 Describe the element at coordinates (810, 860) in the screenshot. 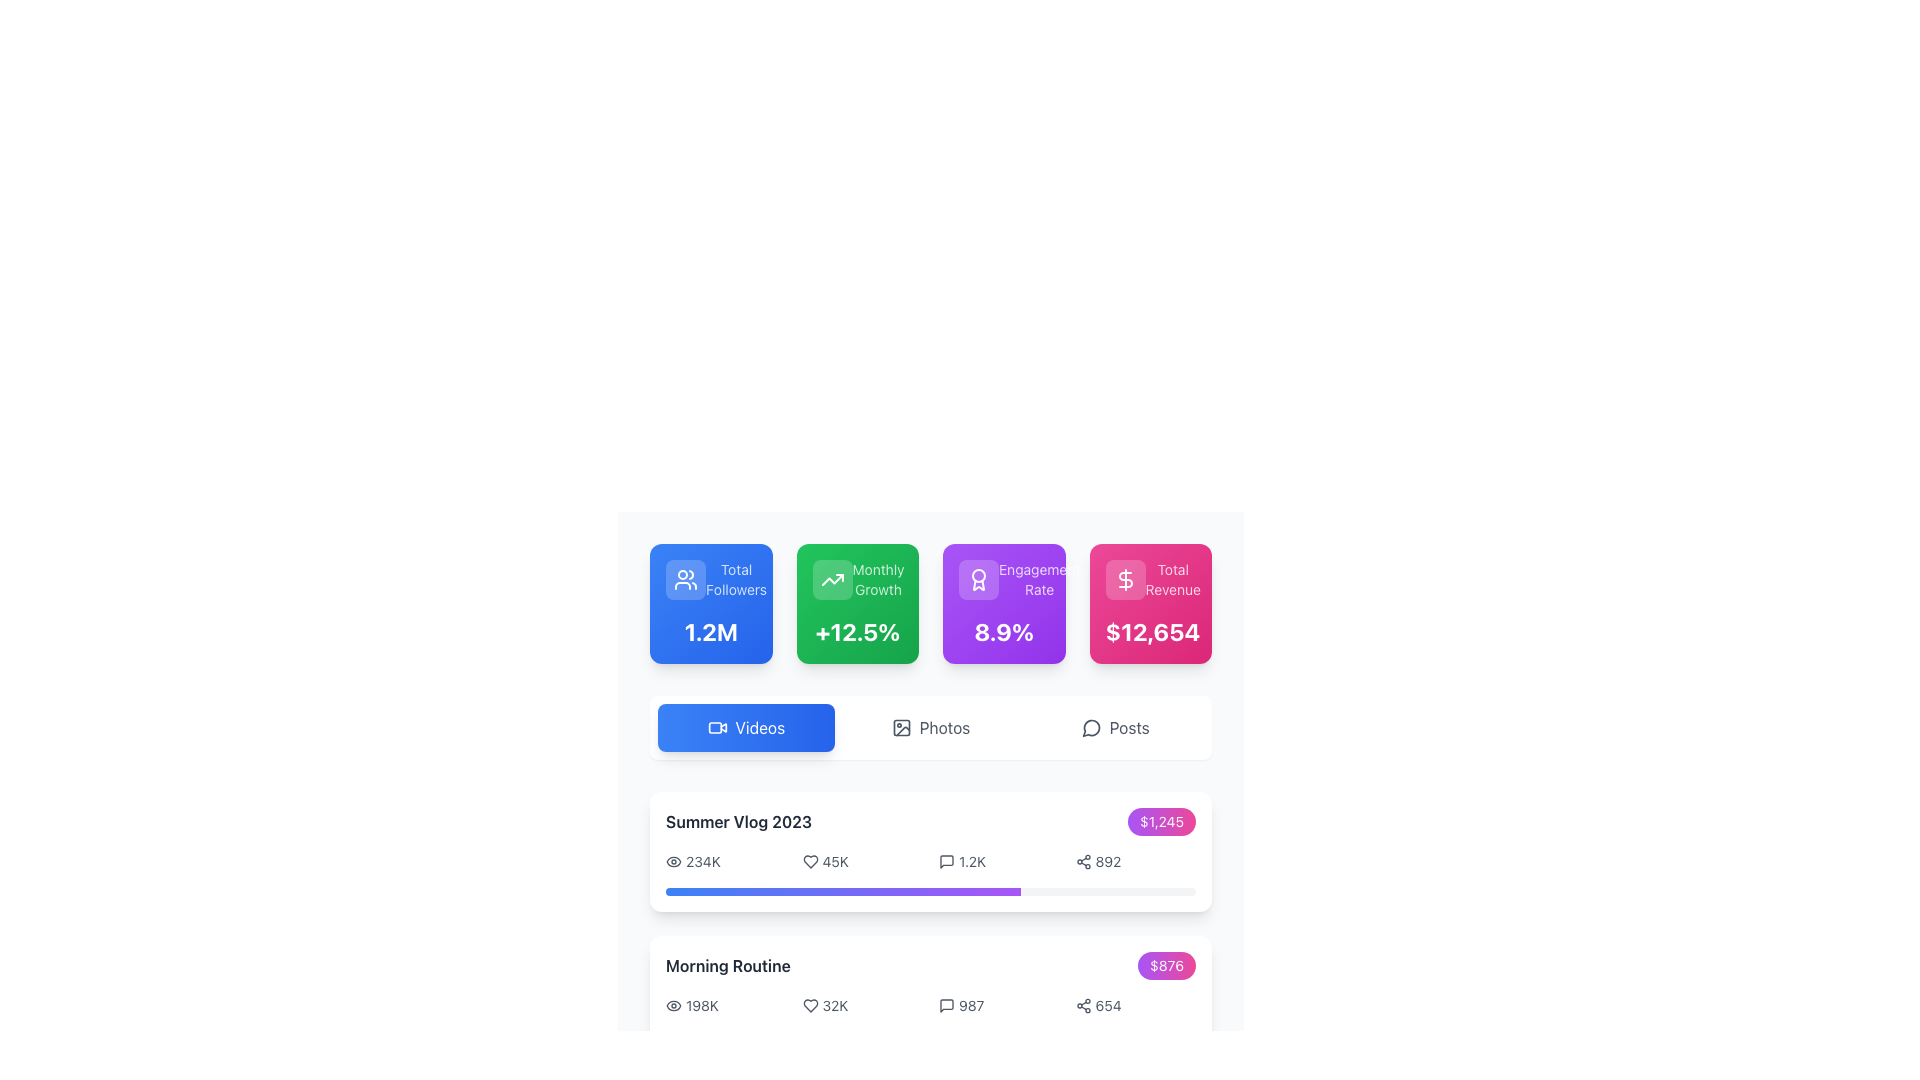

I see `the engagement icon for 'likes' or 'favorites' located next to the '45K' text in the 'Summer Vlog 2023' section` at that location.